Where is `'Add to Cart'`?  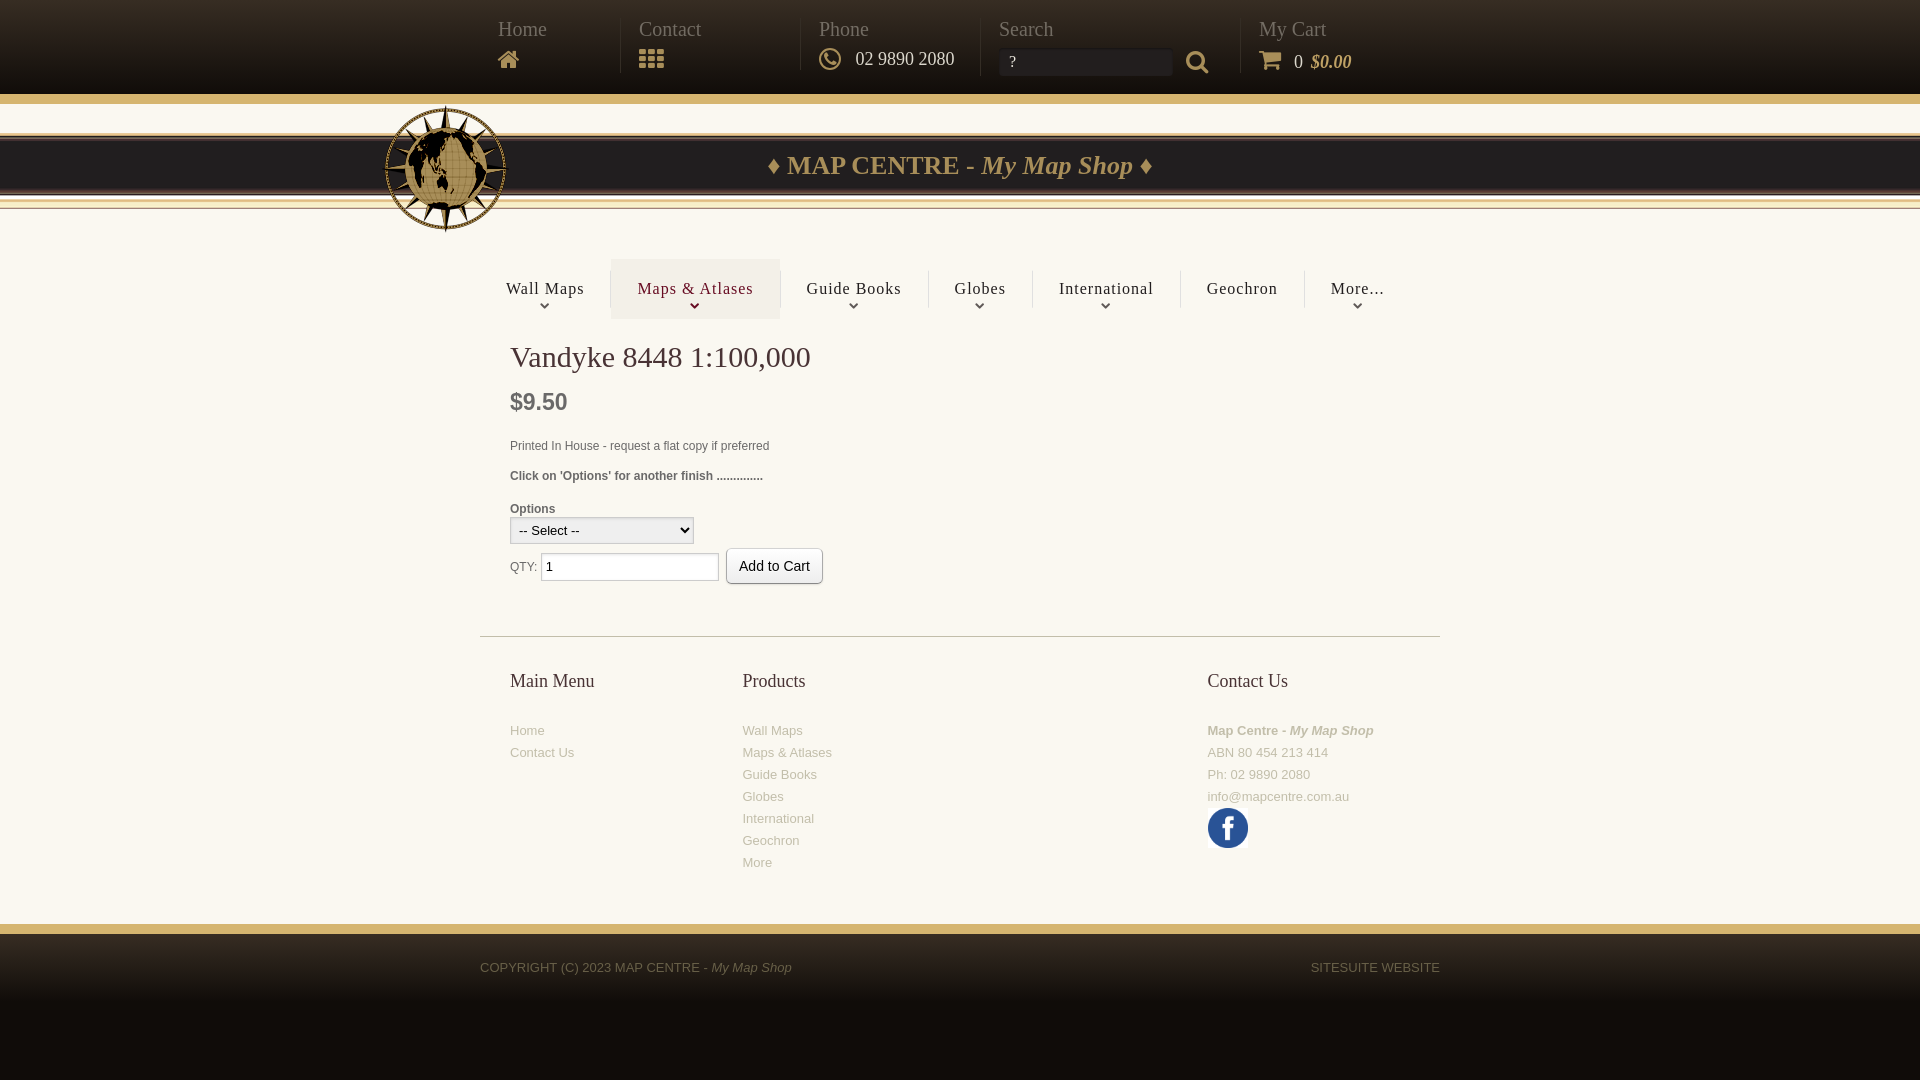
'Add to Cart' is located at coordinates (773, 566).